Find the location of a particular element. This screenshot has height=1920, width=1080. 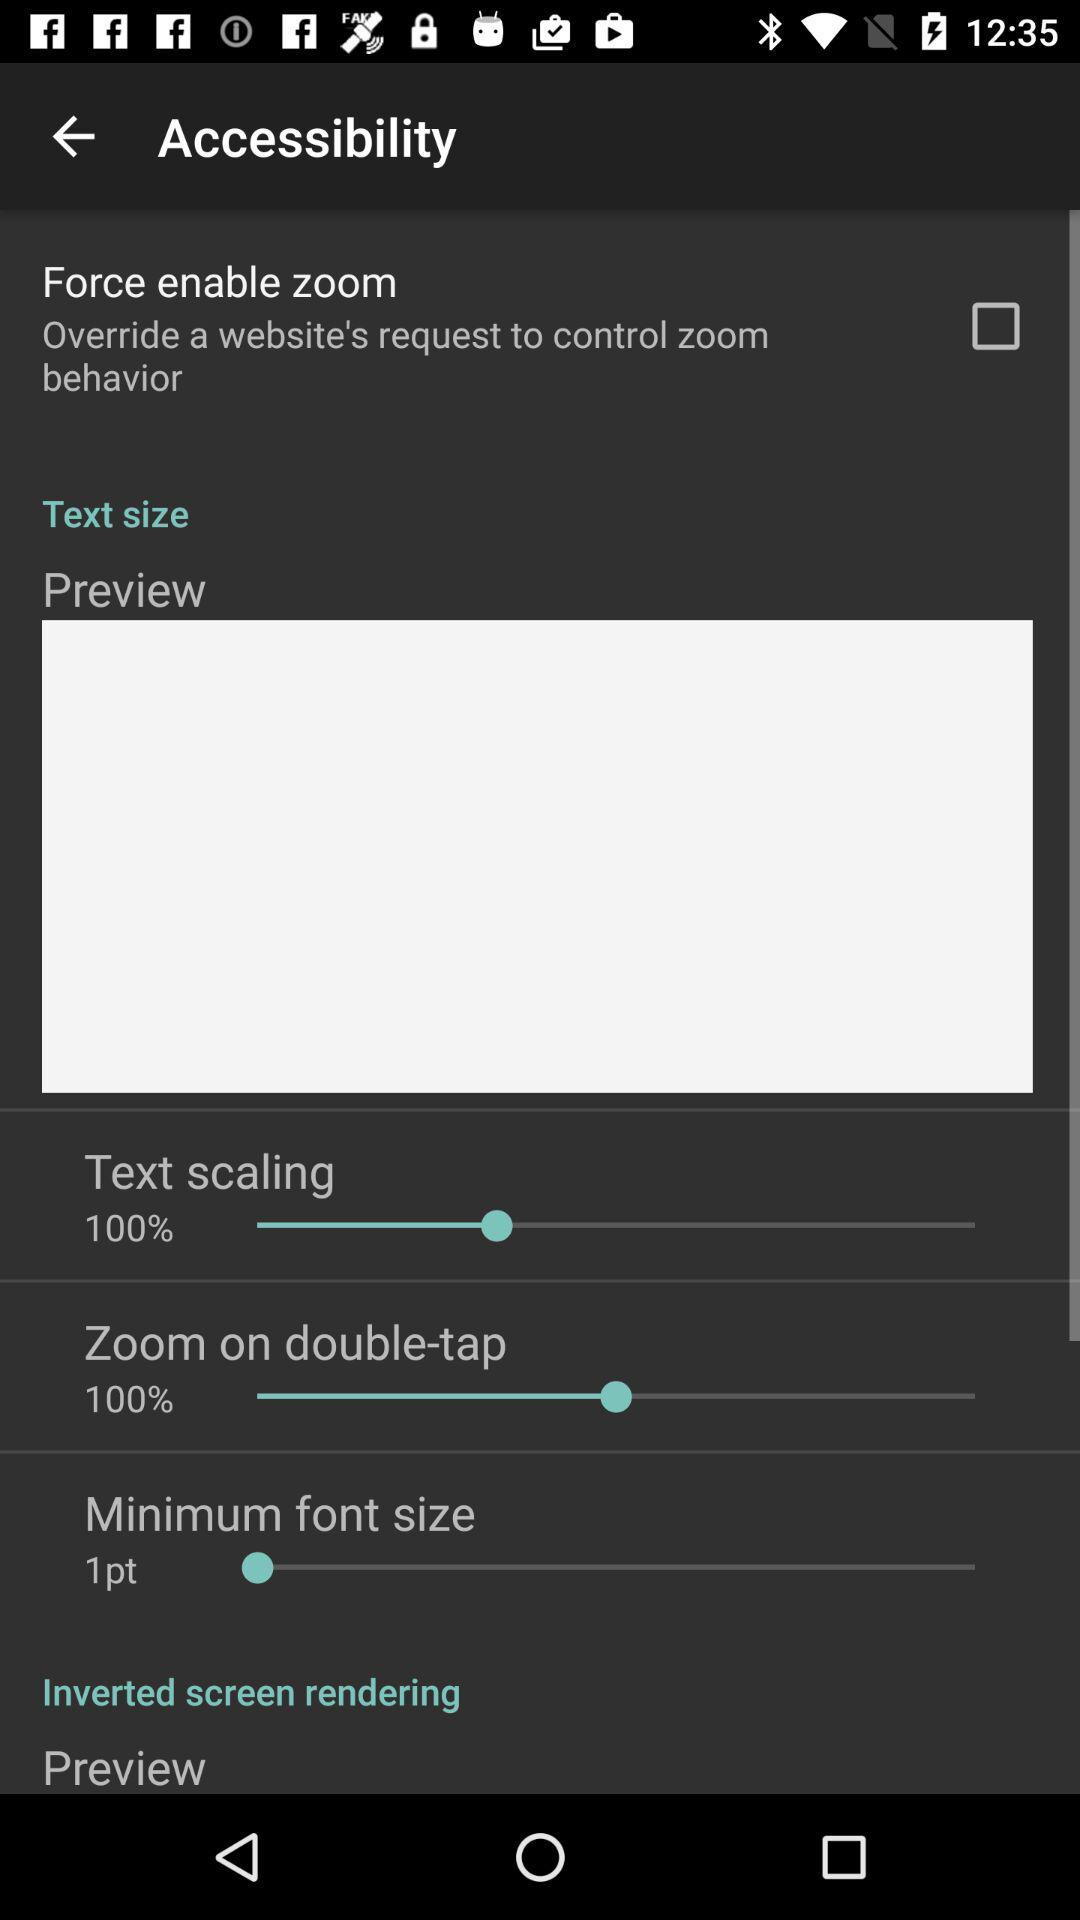

the app to the right of override a website icon is located at coordinates (995, 326).